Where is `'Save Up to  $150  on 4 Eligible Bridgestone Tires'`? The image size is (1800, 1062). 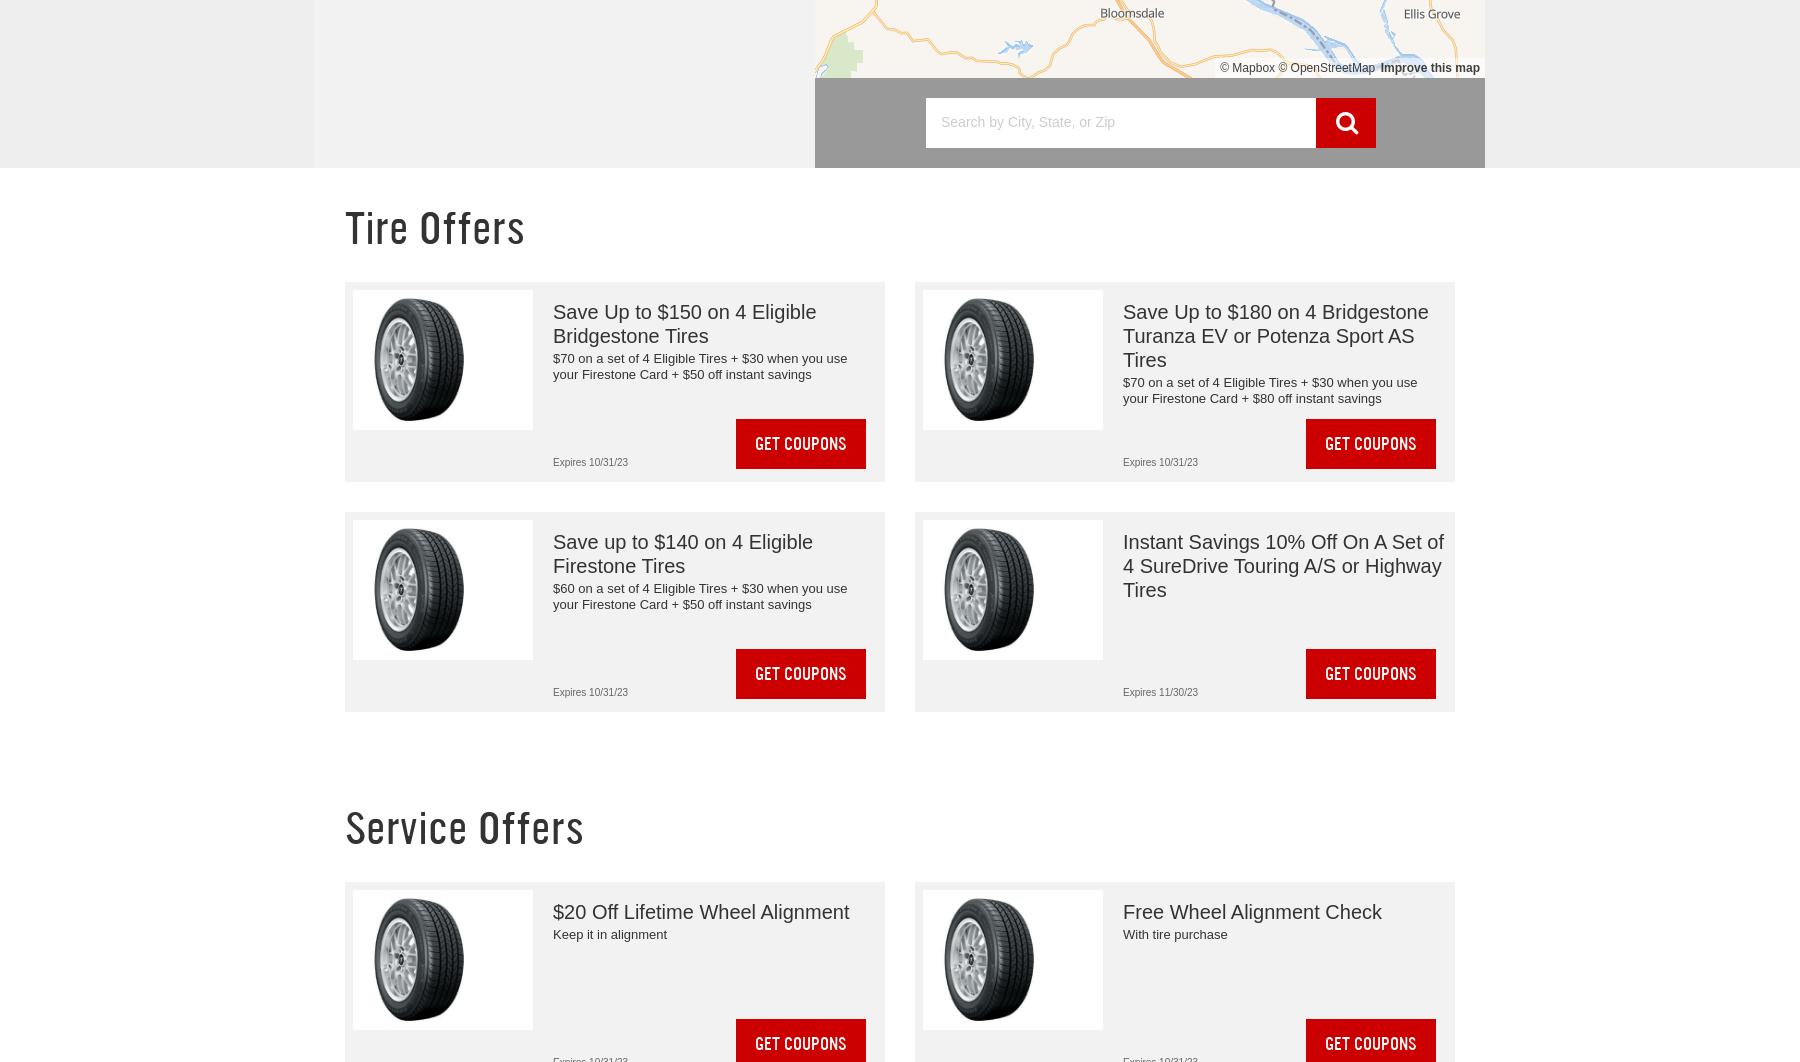 'Save Up to  $150  on 4 Eligible Bridgestone Tires' is located at coordinates (551, 323).